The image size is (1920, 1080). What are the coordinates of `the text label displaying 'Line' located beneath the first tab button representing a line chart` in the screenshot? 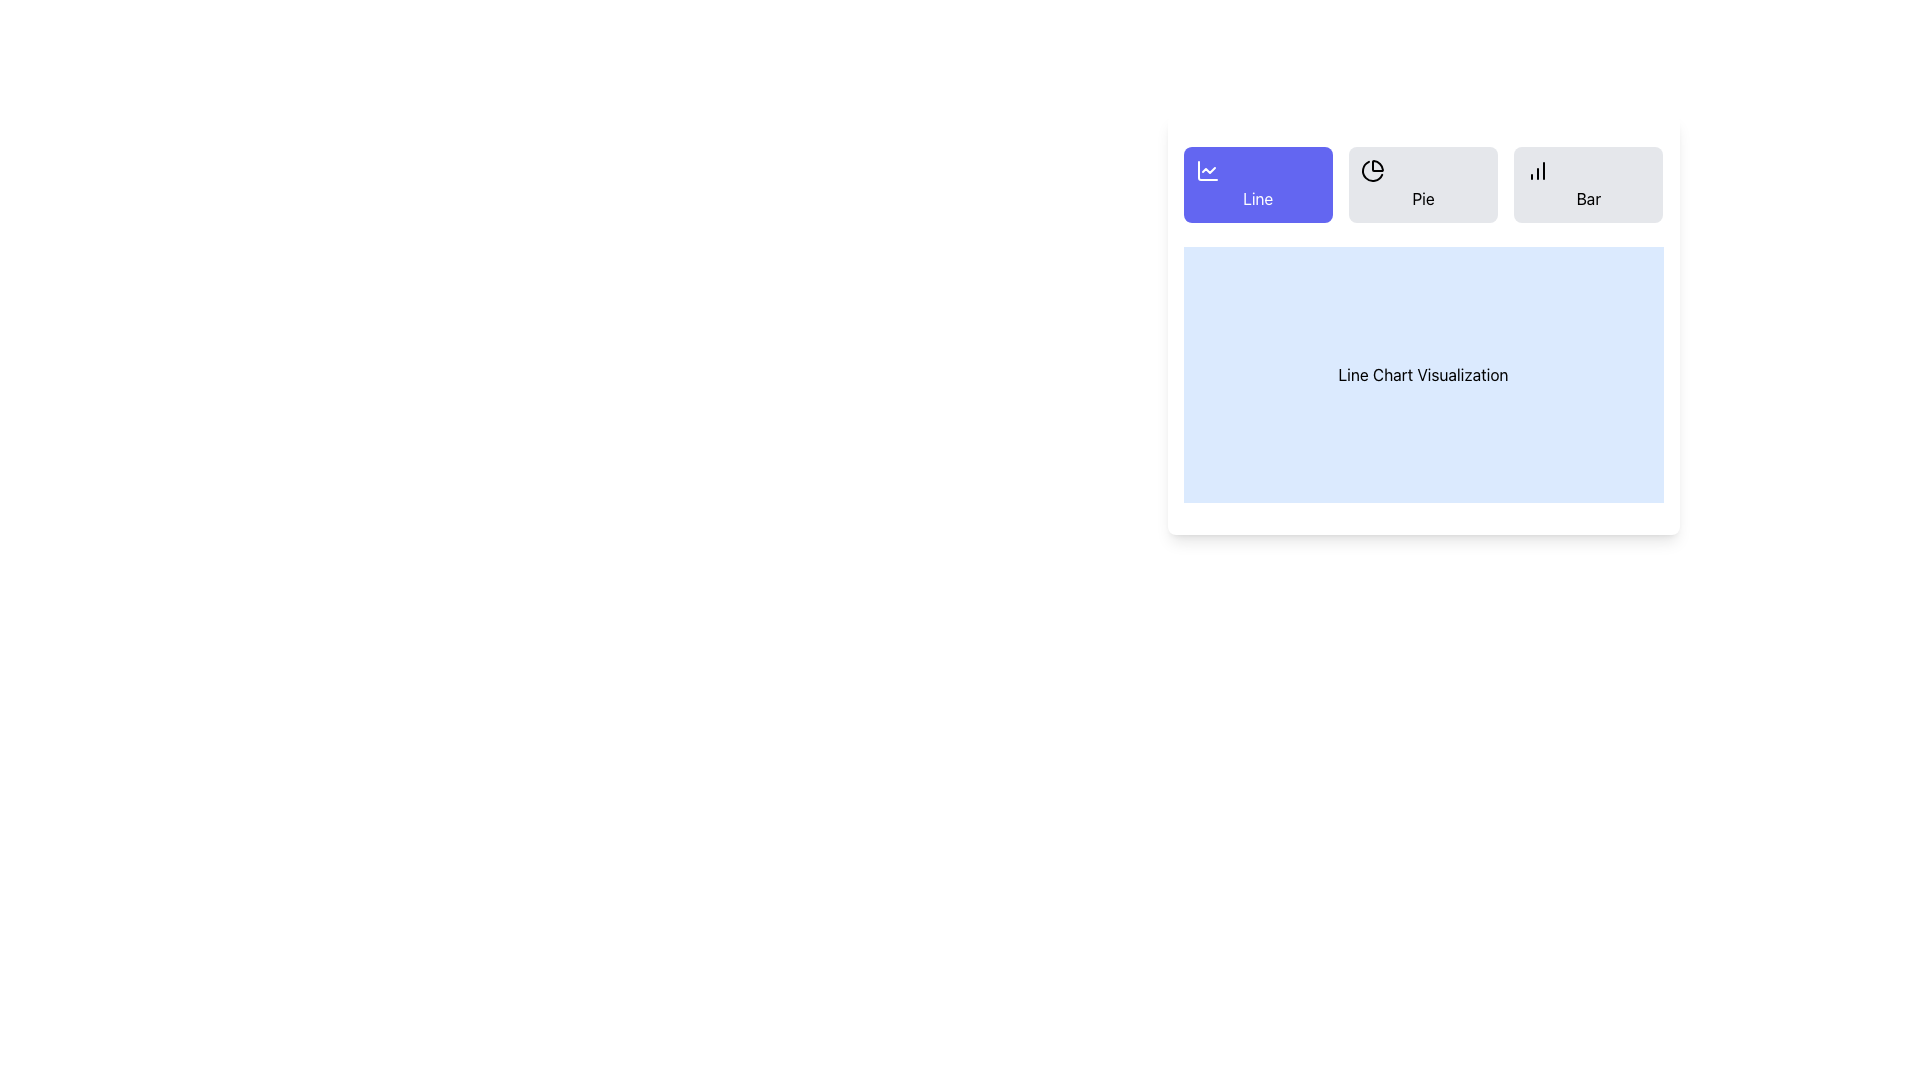 It's located at (1256, 199).